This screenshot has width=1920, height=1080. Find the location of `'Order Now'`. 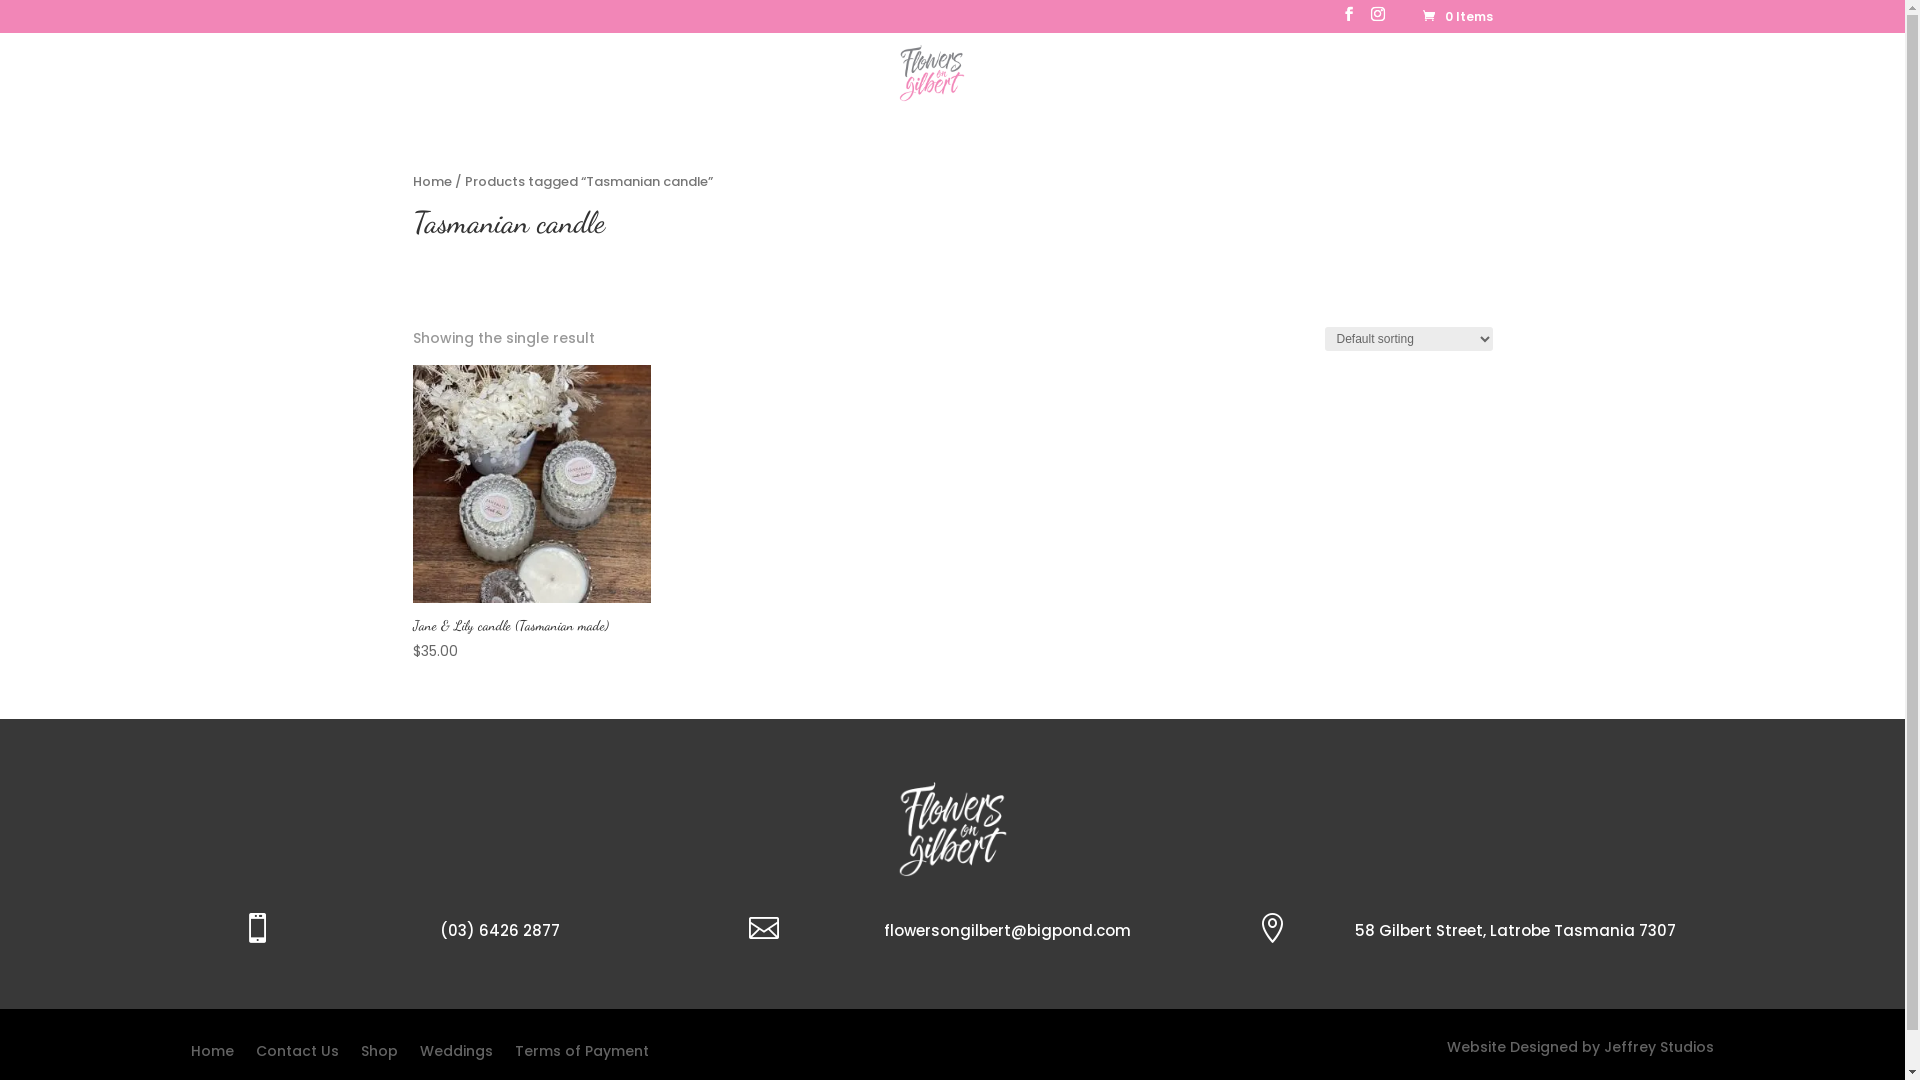

'Order Now' is located at coordinates (796, 88).